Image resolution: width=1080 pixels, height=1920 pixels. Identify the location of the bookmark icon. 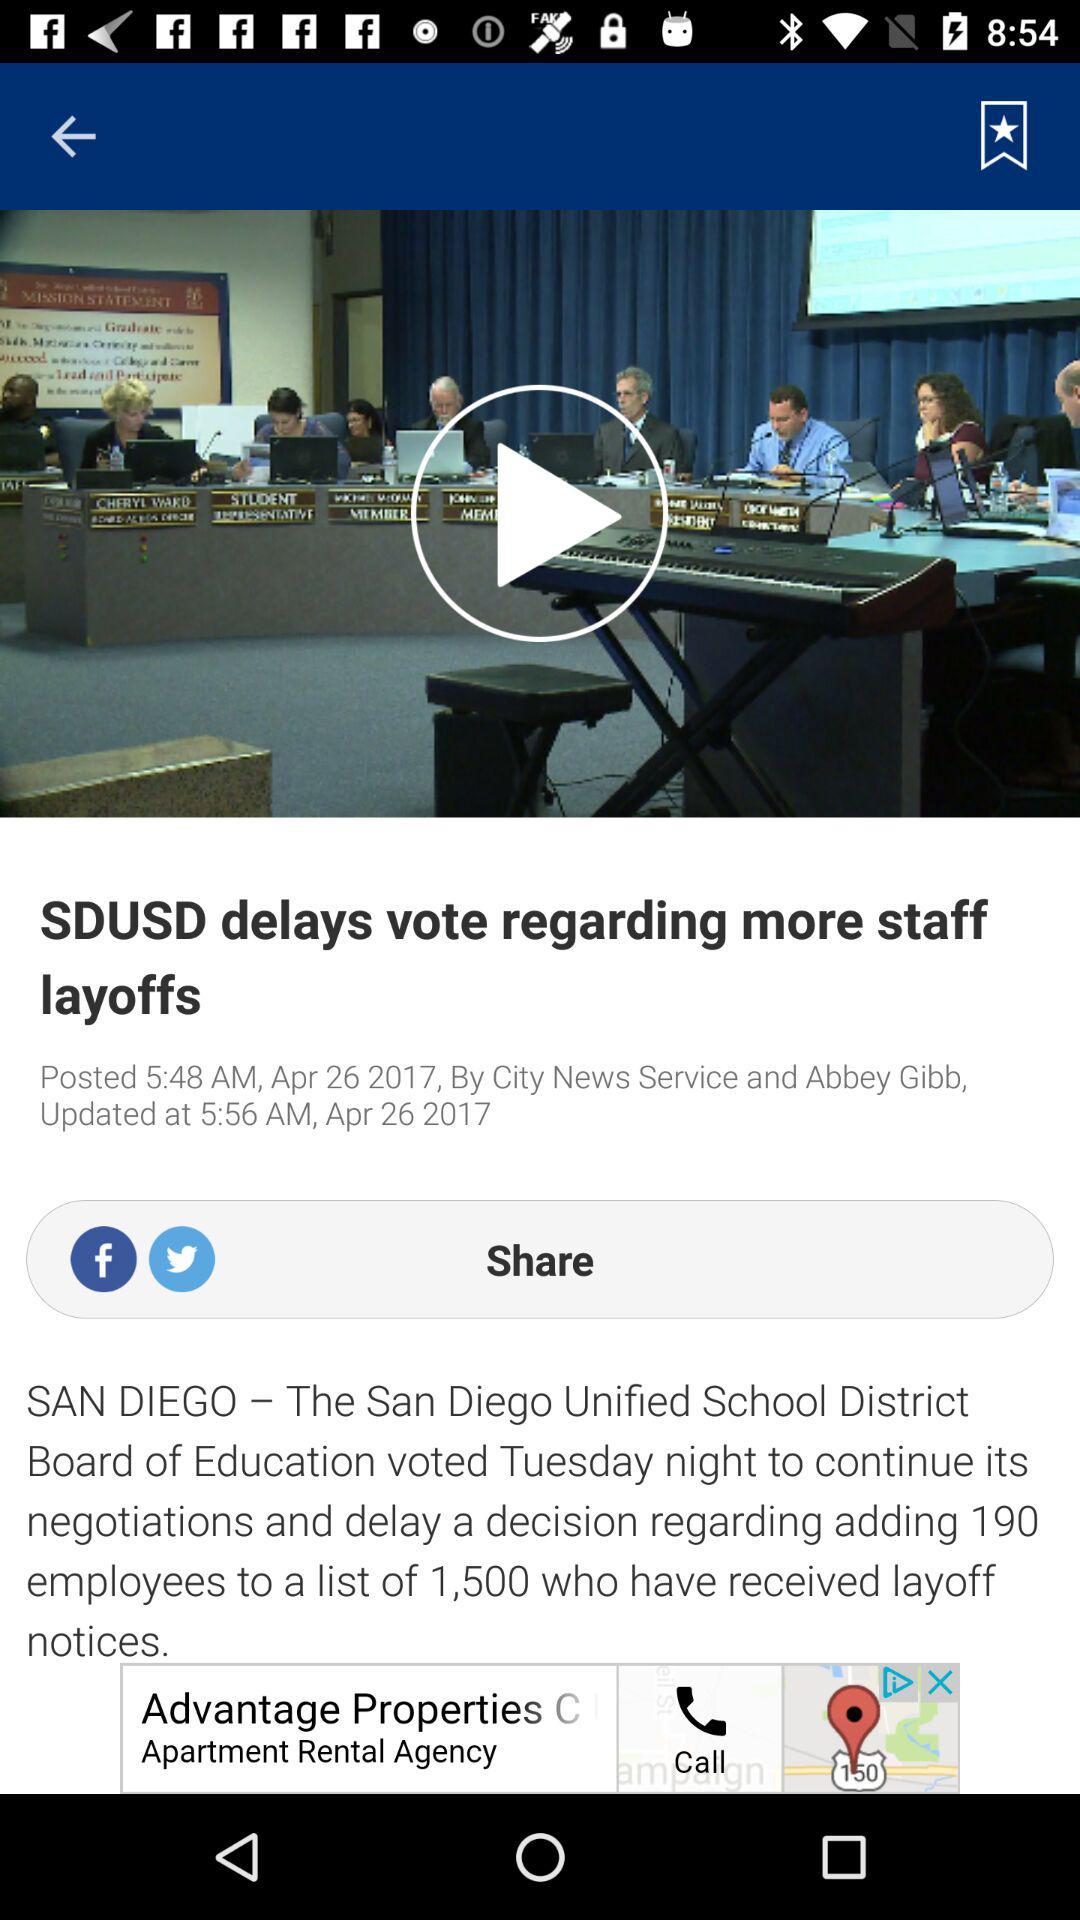
(1004, 135).